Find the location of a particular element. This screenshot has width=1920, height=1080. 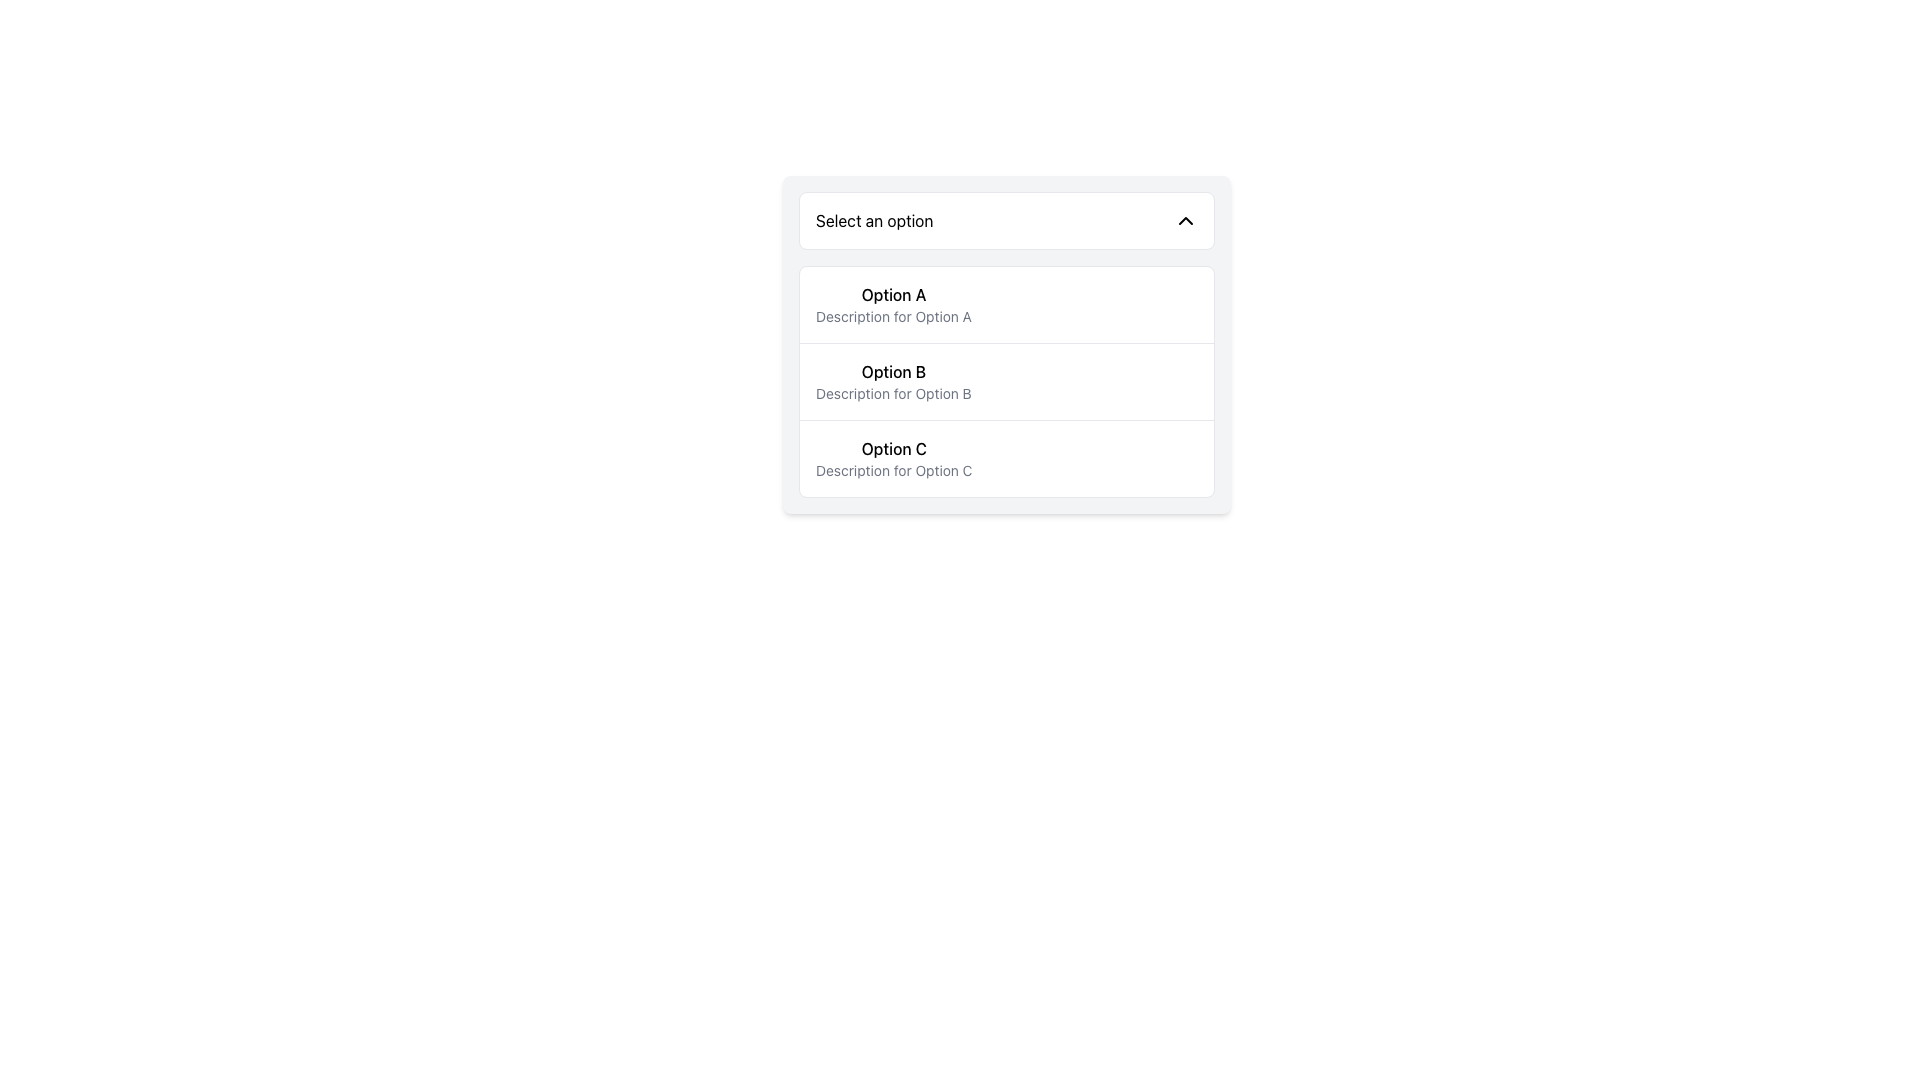

the third listed item in the dropdown menu is located at coordinates (893, 459).